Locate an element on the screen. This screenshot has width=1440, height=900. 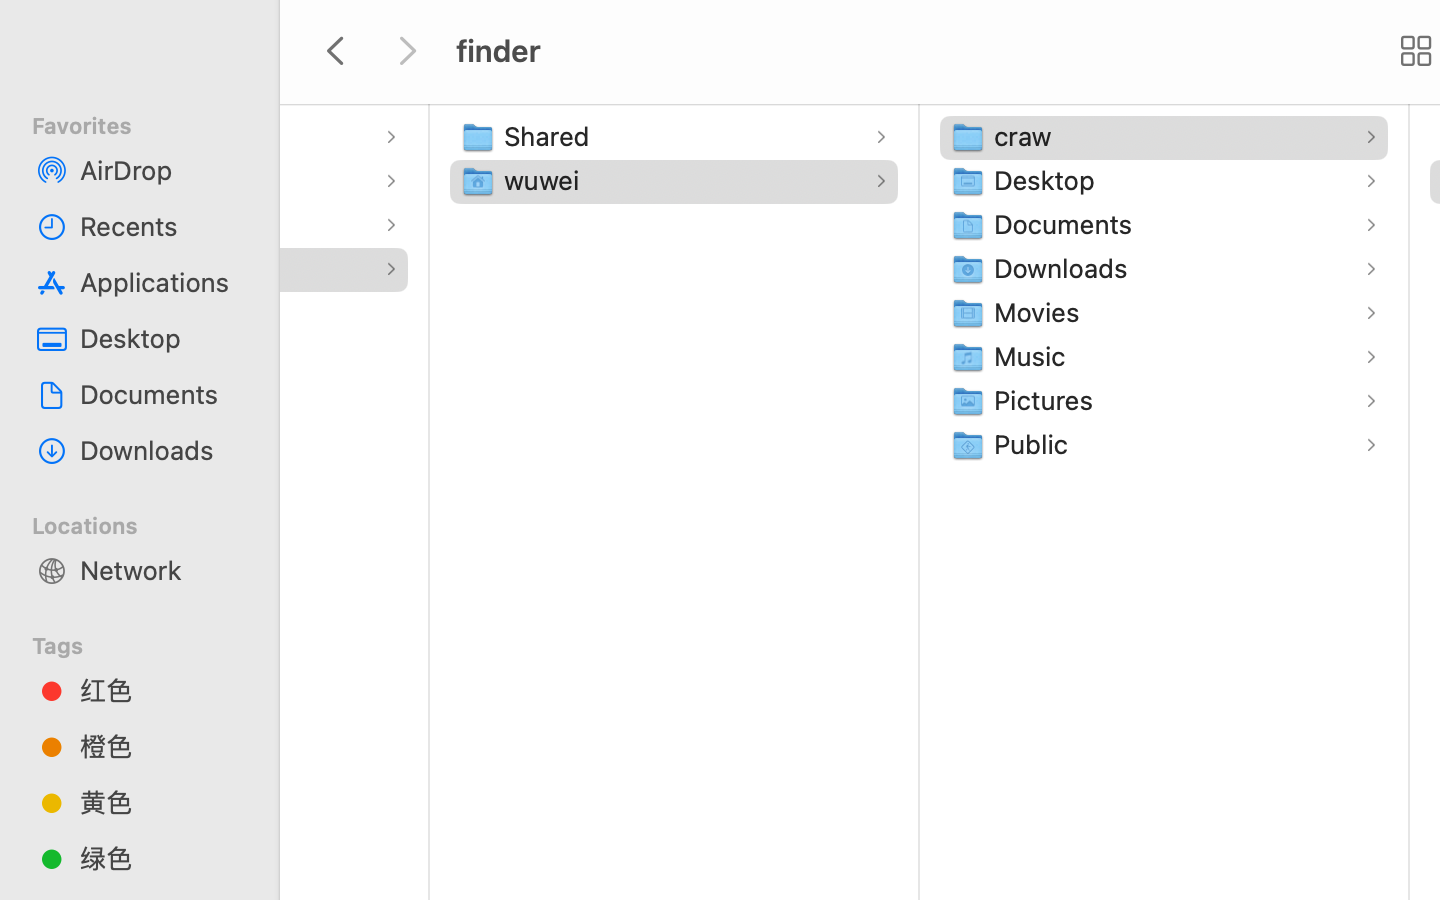
'Recents' is located at coordinates (159, 225).